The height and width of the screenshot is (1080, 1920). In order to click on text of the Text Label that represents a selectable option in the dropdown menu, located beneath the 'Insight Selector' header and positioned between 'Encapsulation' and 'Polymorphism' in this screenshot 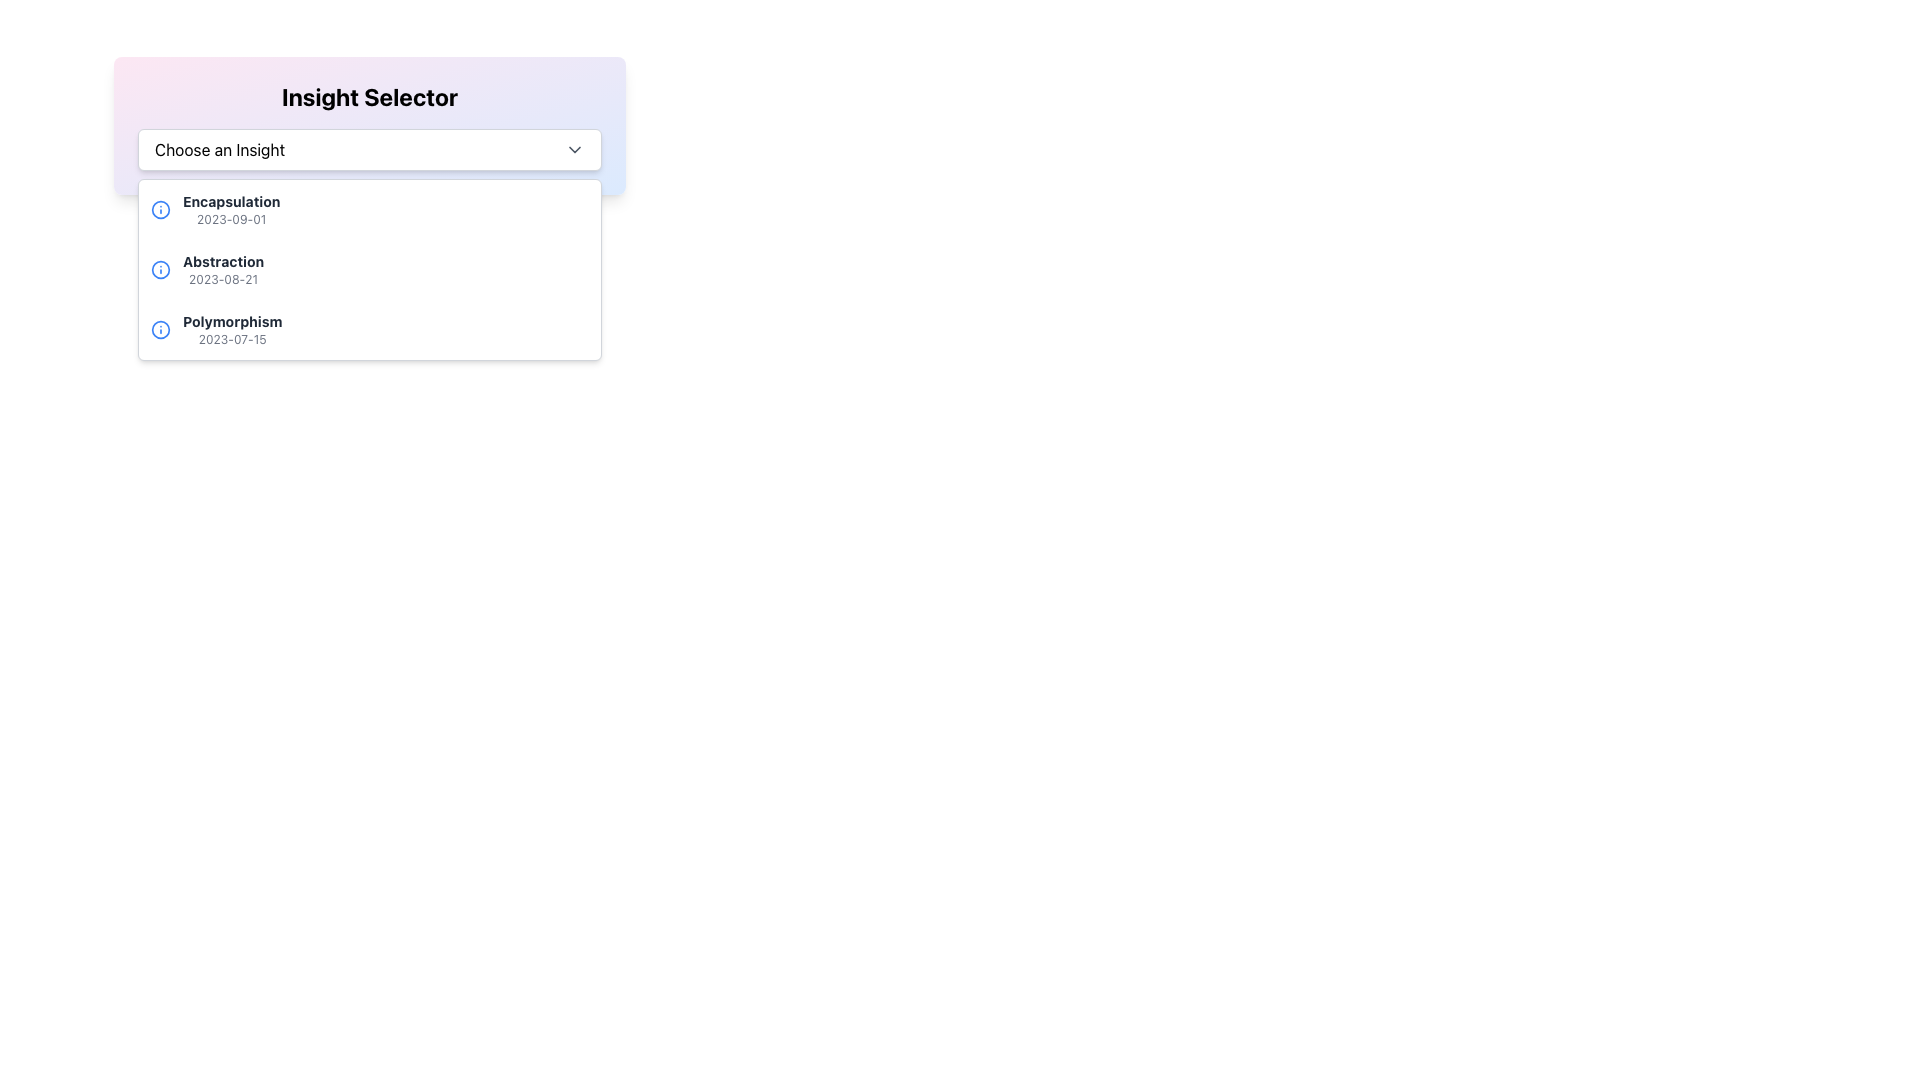, I will do `click(223, 261)`.